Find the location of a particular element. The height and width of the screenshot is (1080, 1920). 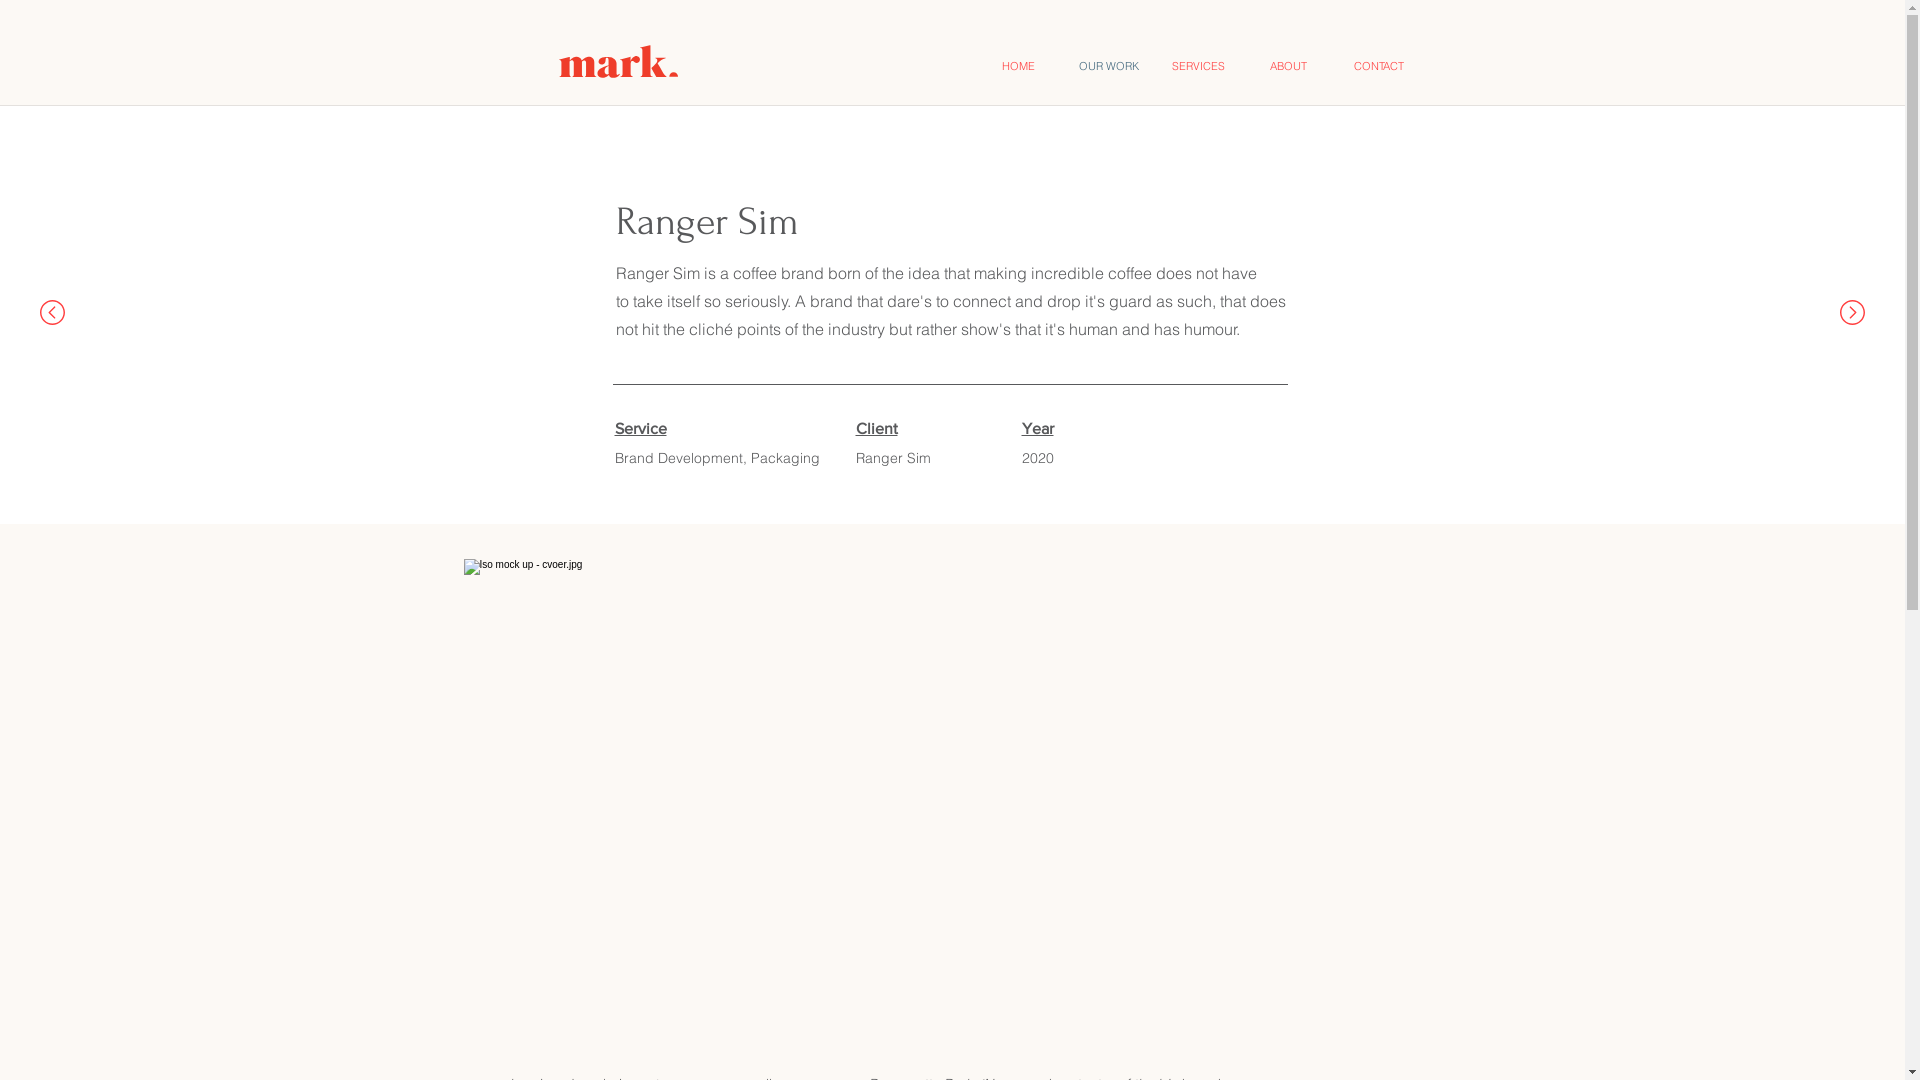

'ABOUT' is located at coordinates (1289, 64).